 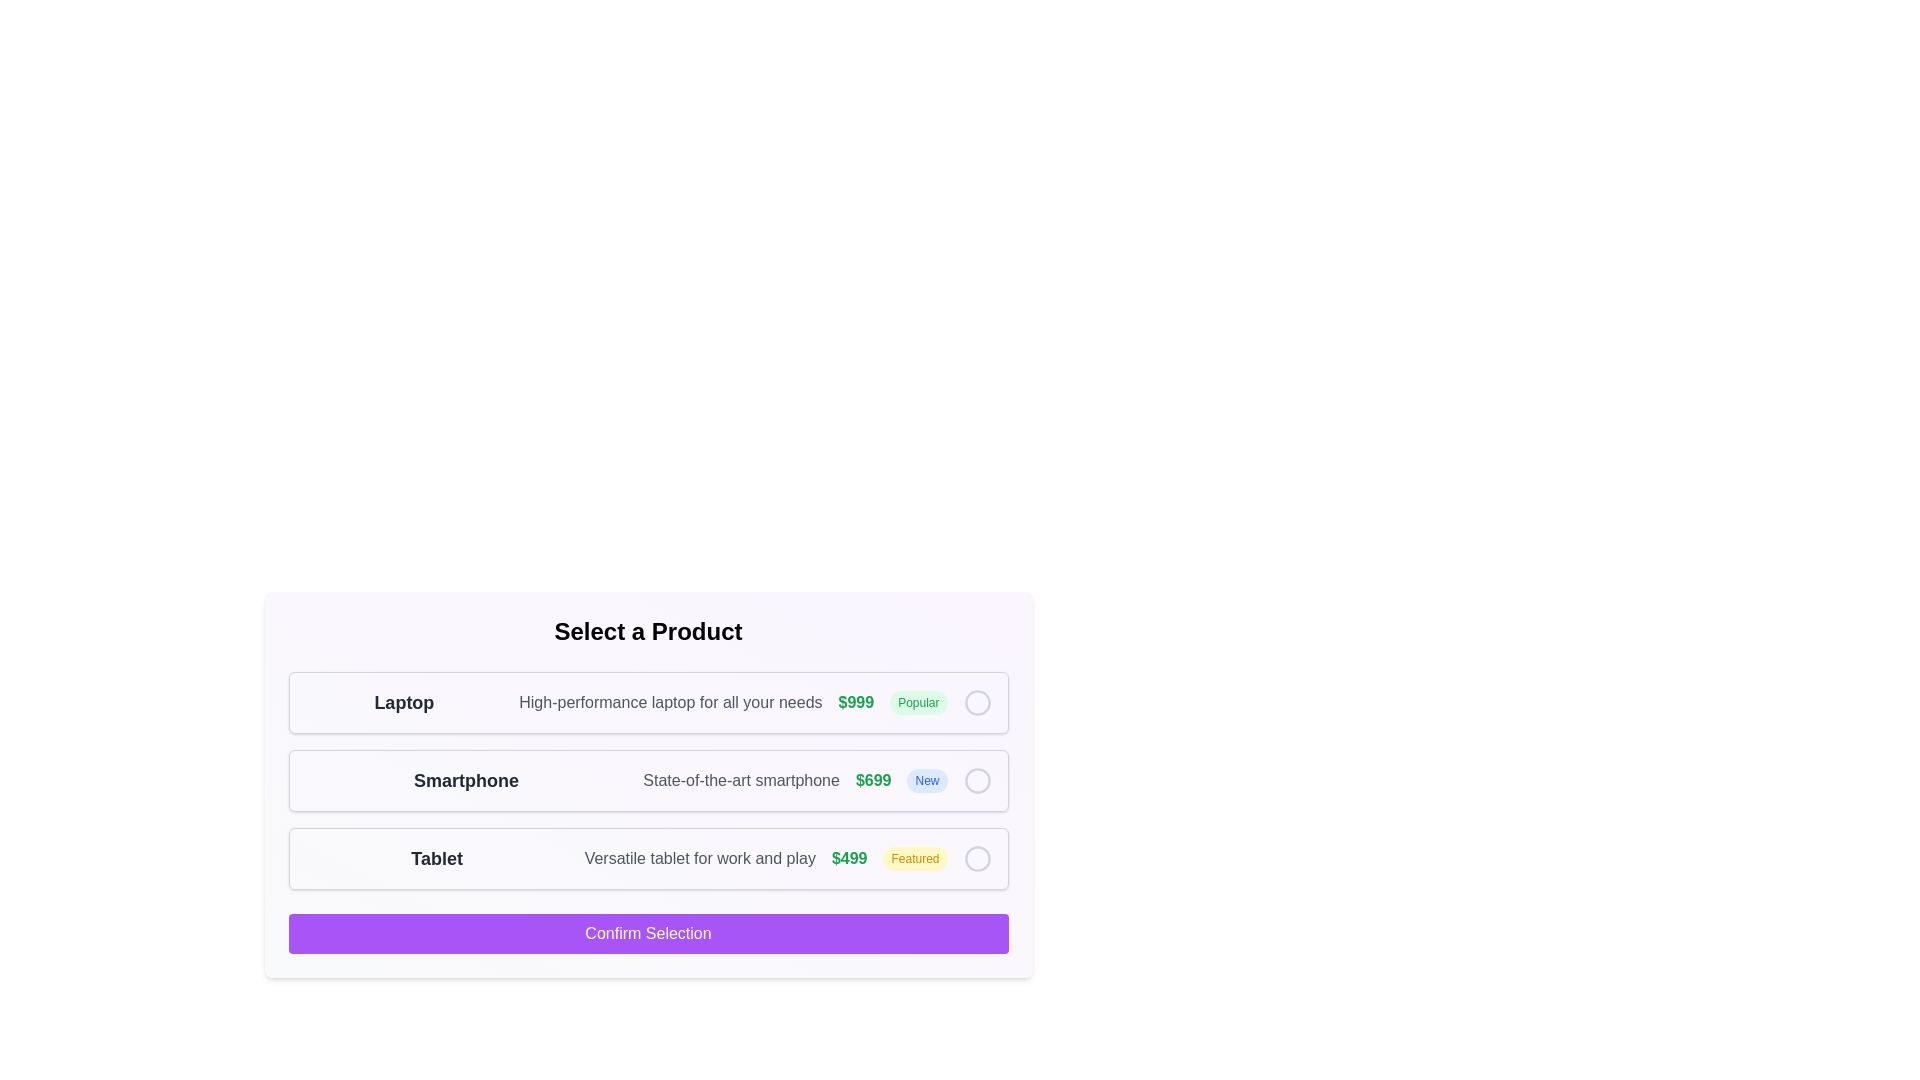 What do you see at coordinates (435, 858) in the screenshot?
I see `the text label that serves as the title or identifier of a product option located in the third row of the product selection interface` at bounding box center [435, 858].